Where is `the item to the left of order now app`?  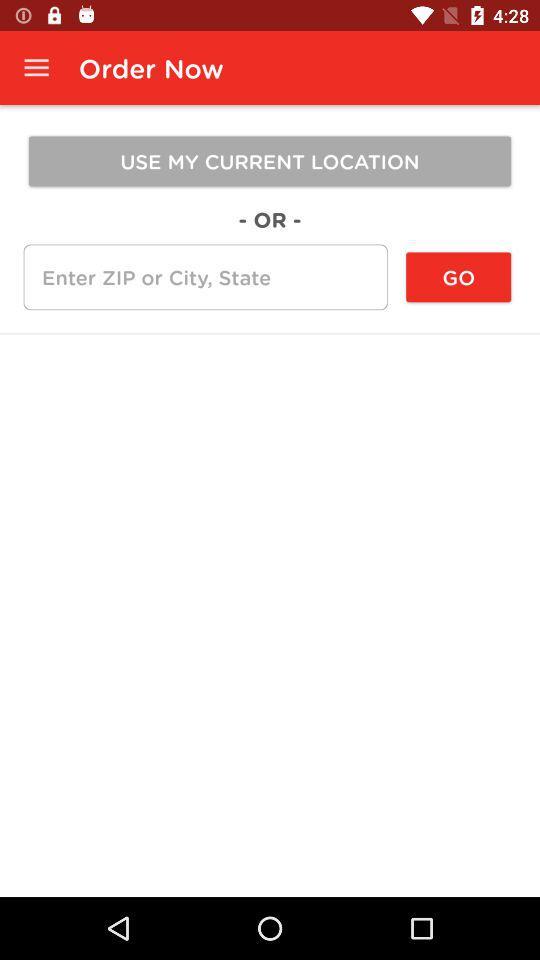 the item to the left of order now app is located at coordinates (36, 68).